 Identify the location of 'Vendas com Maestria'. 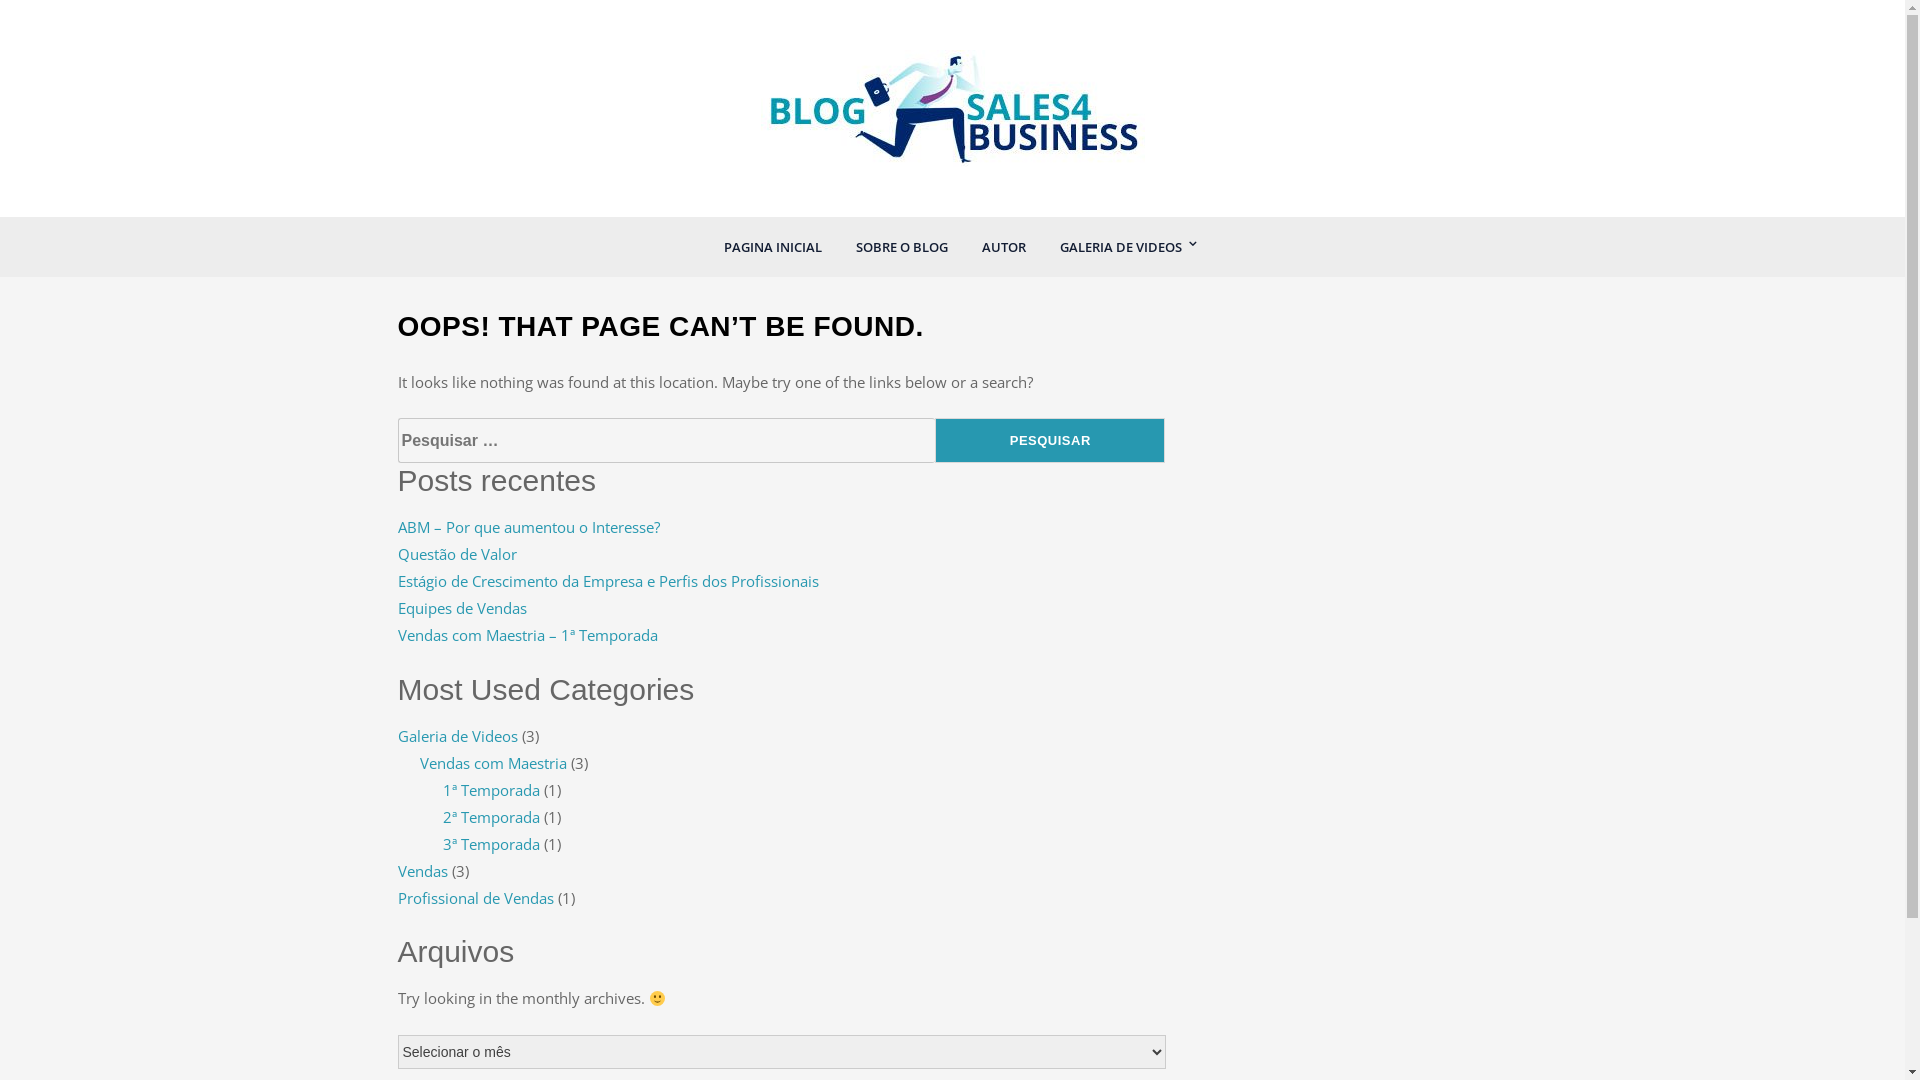
(419, 763).